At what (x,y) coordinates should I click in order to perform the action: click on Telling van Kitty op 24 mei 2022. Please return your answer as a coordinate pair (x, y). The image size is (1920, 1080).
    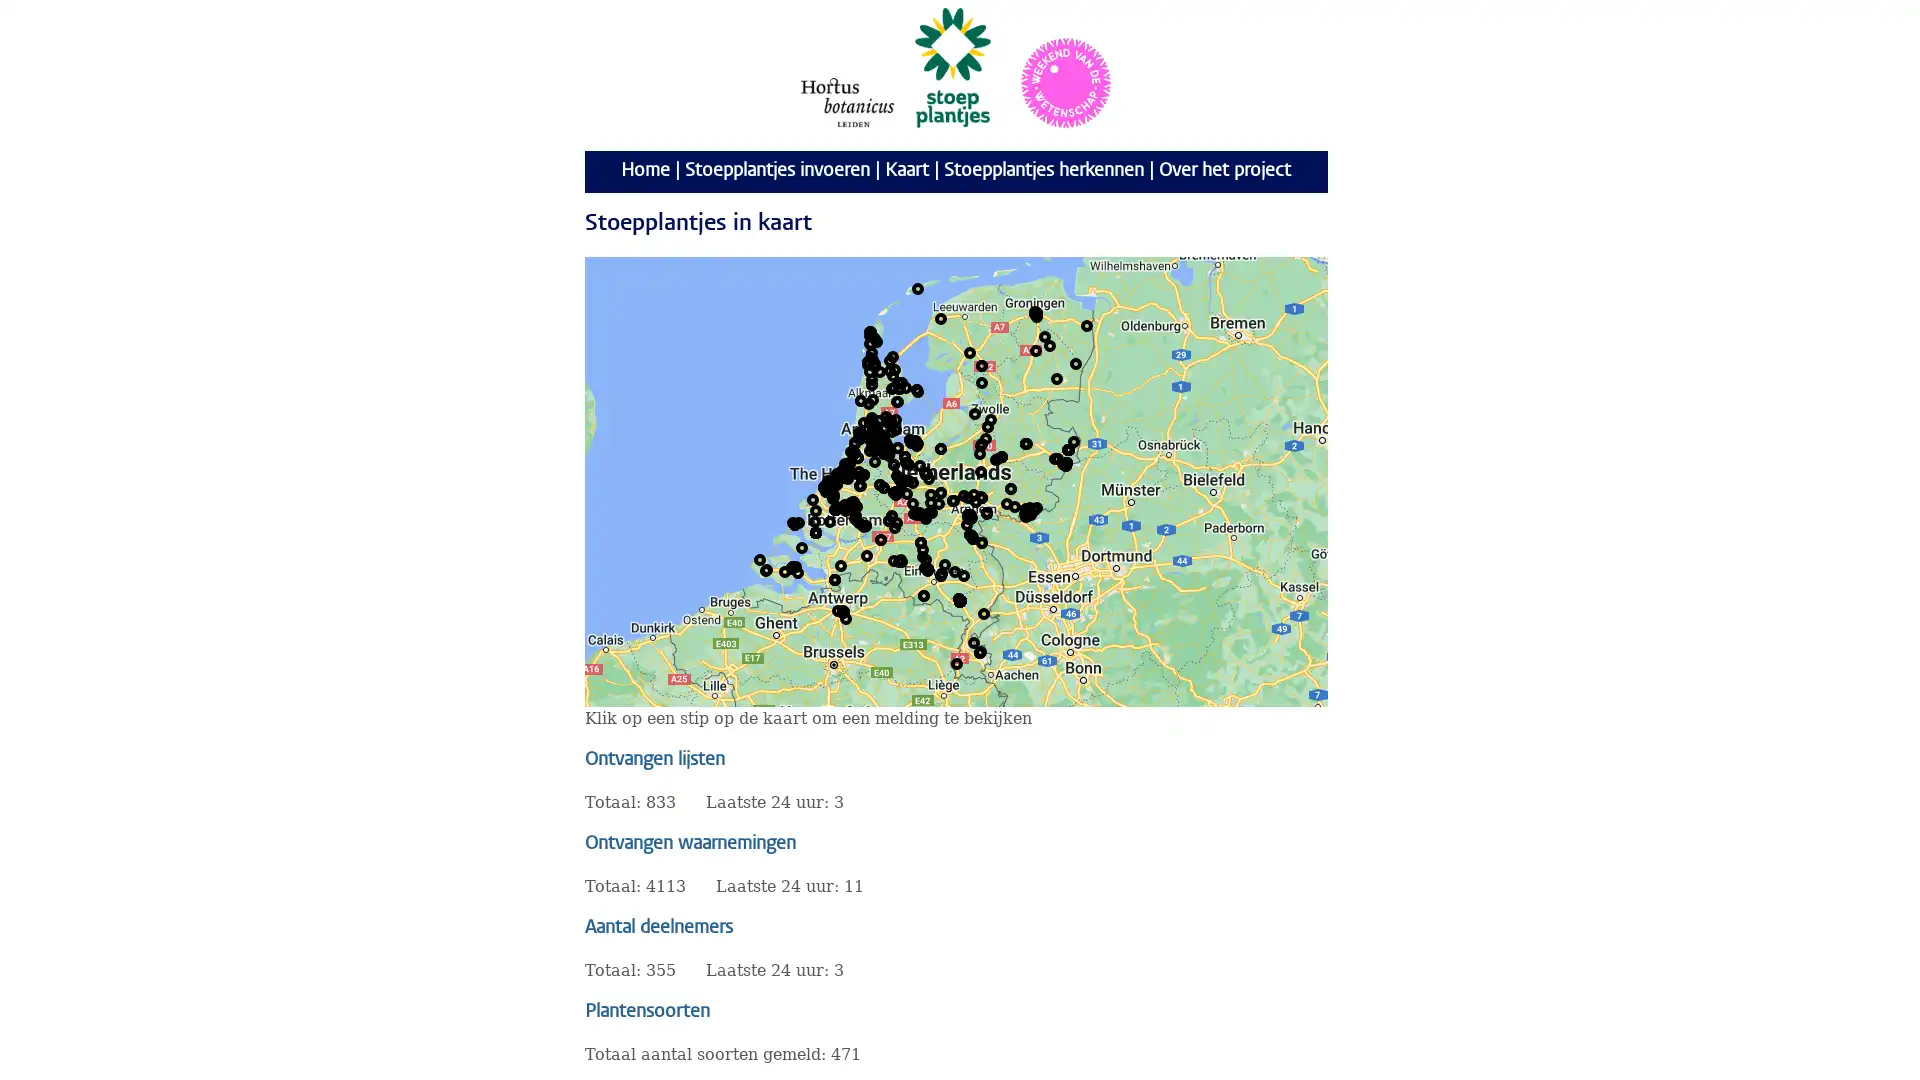
    Looking at the image, I should click on (926, 567).